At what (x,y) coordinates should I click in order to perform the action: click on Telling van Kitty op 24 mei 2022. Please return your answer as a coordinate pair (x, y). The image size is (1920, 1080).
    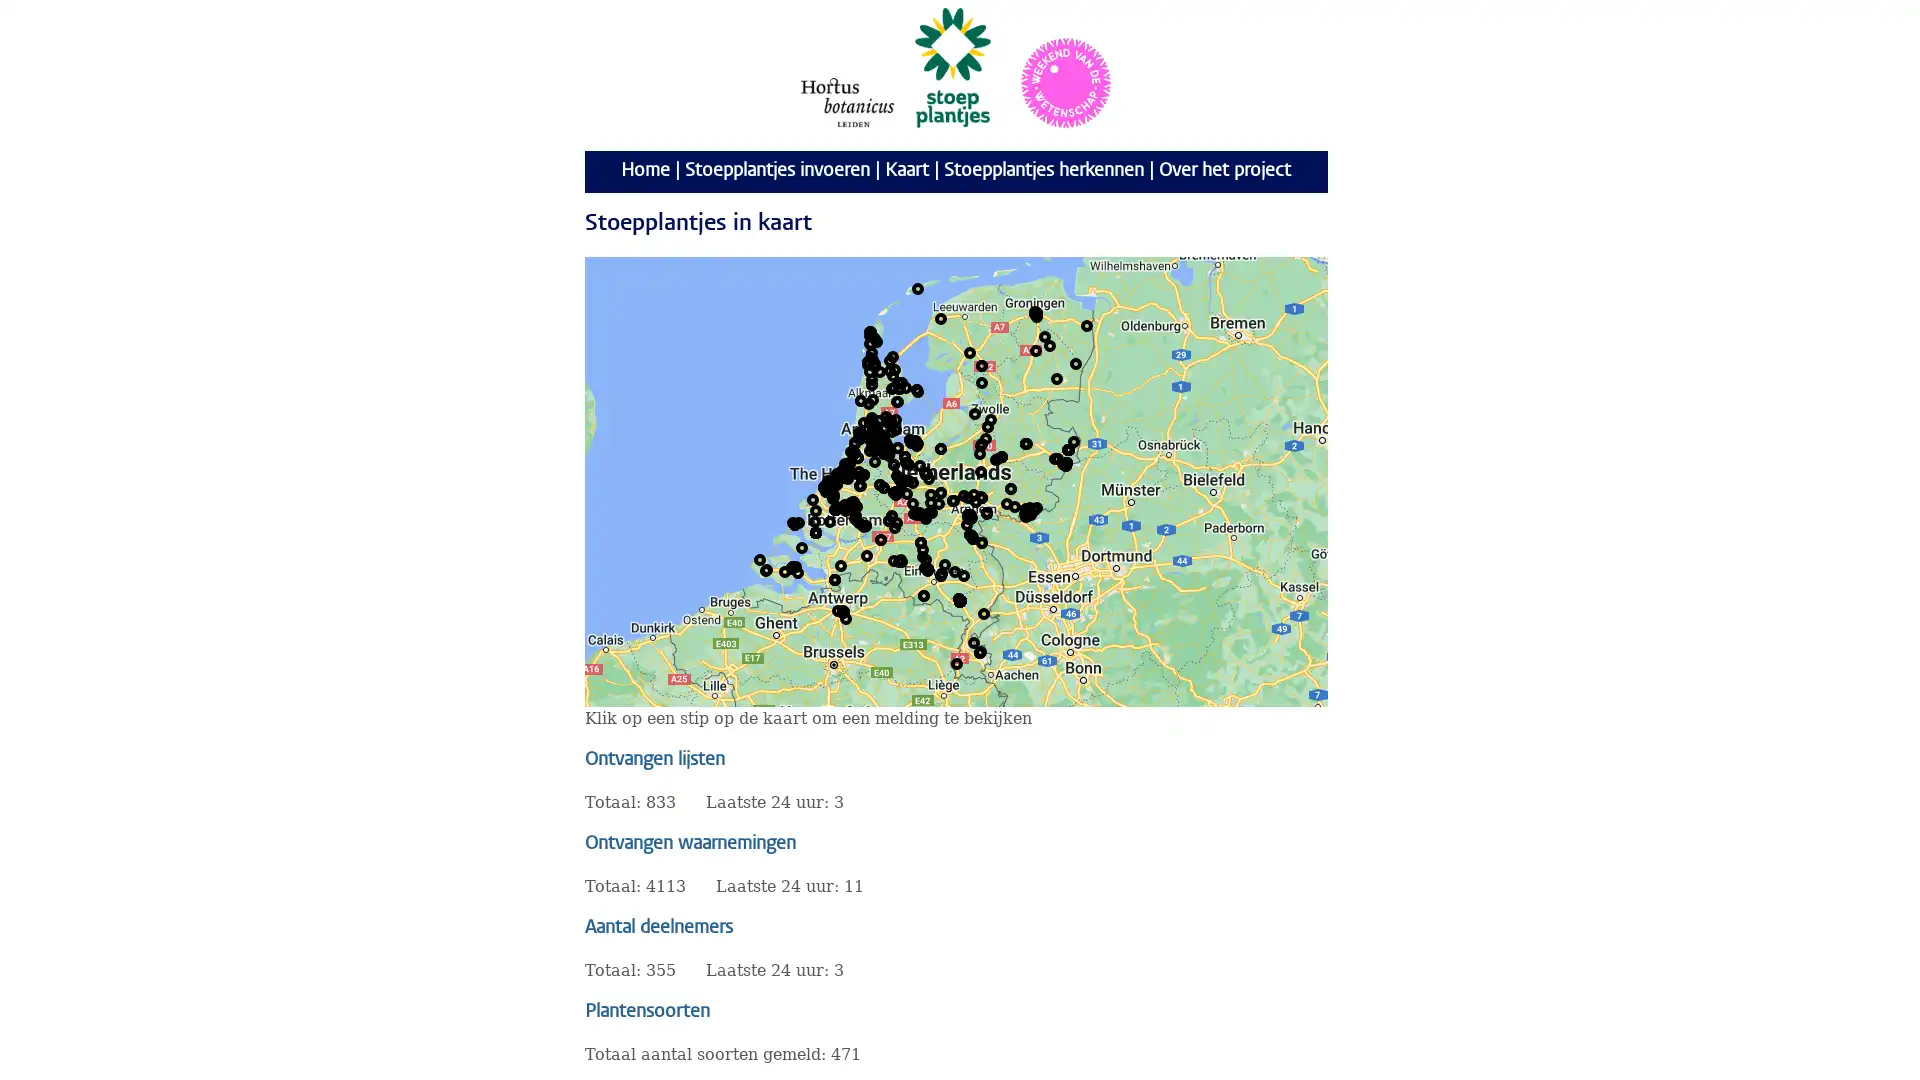
    Looking at the image, I should click on (926, 567).